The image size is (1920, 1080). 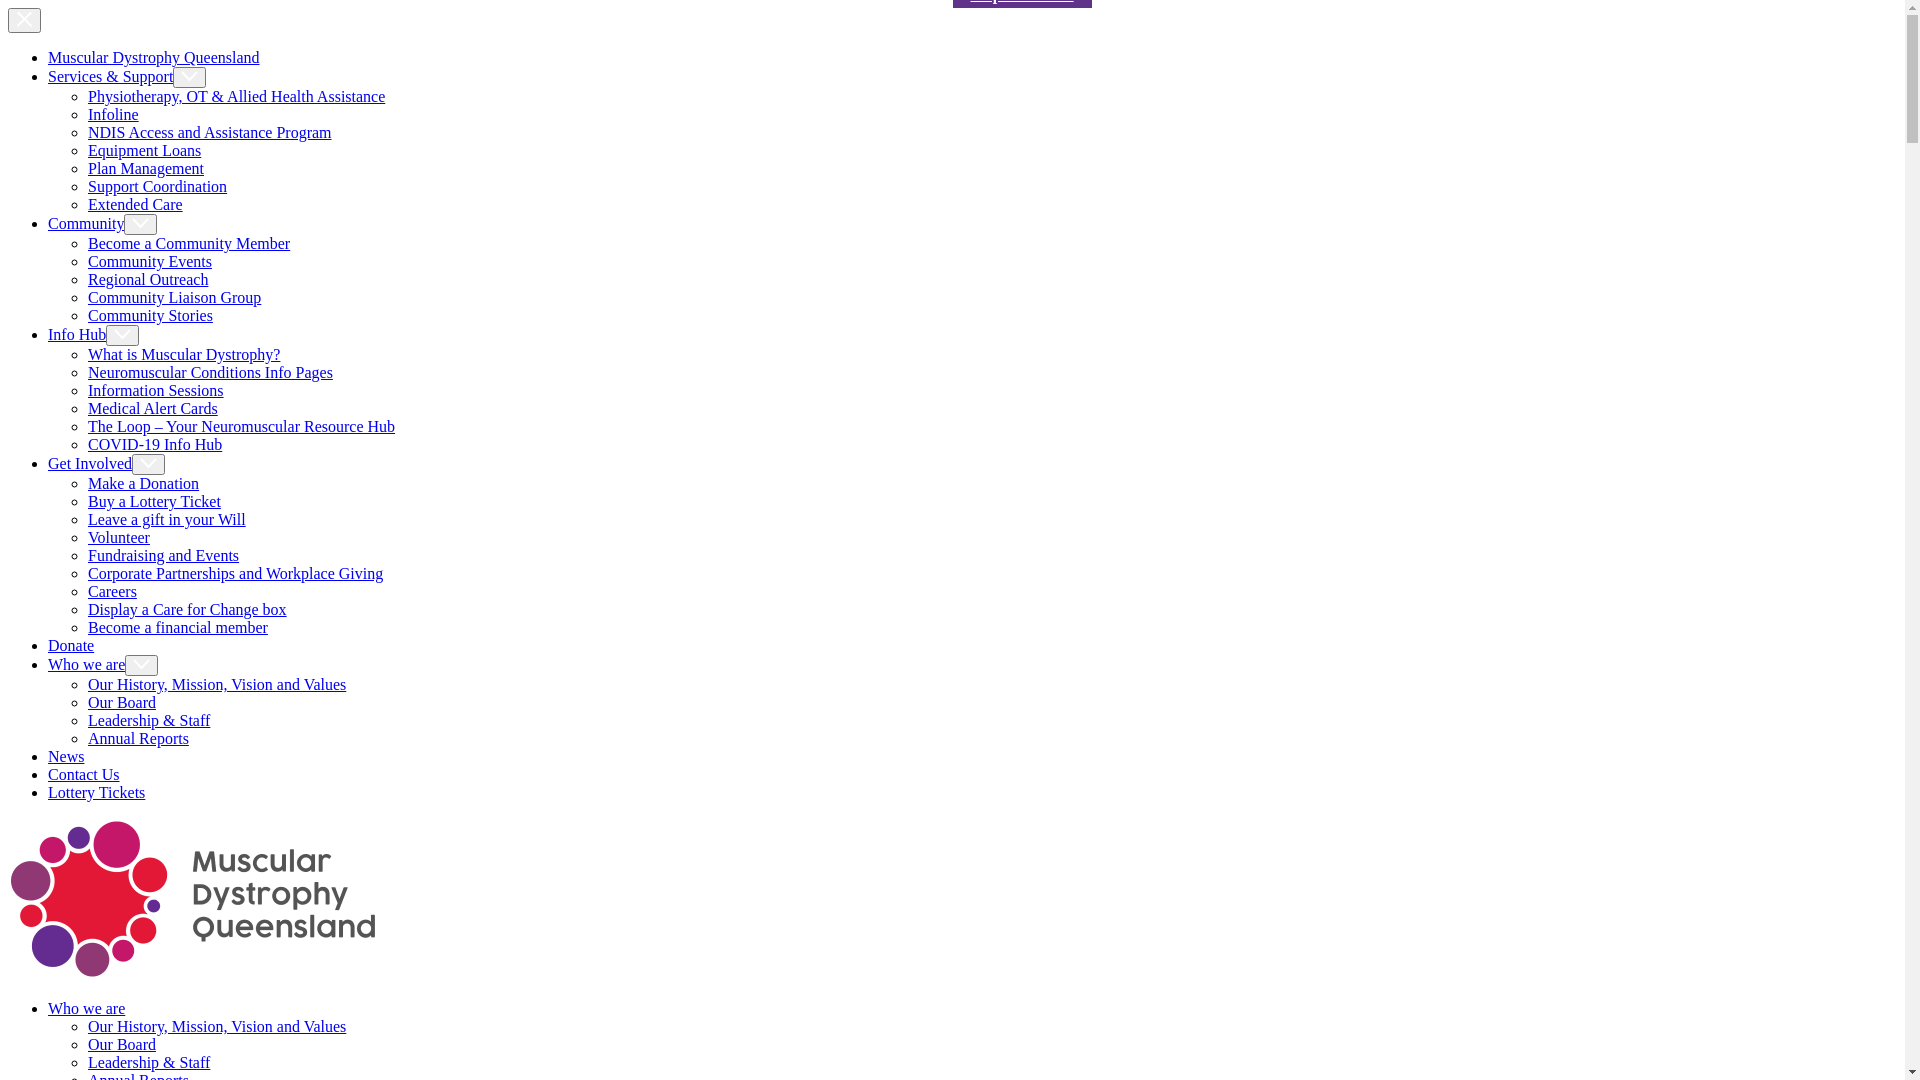 What do you see at coordinates (118, 536) in the screenshot?
I see `'Volunteer'` at bounding box center [118, 536].